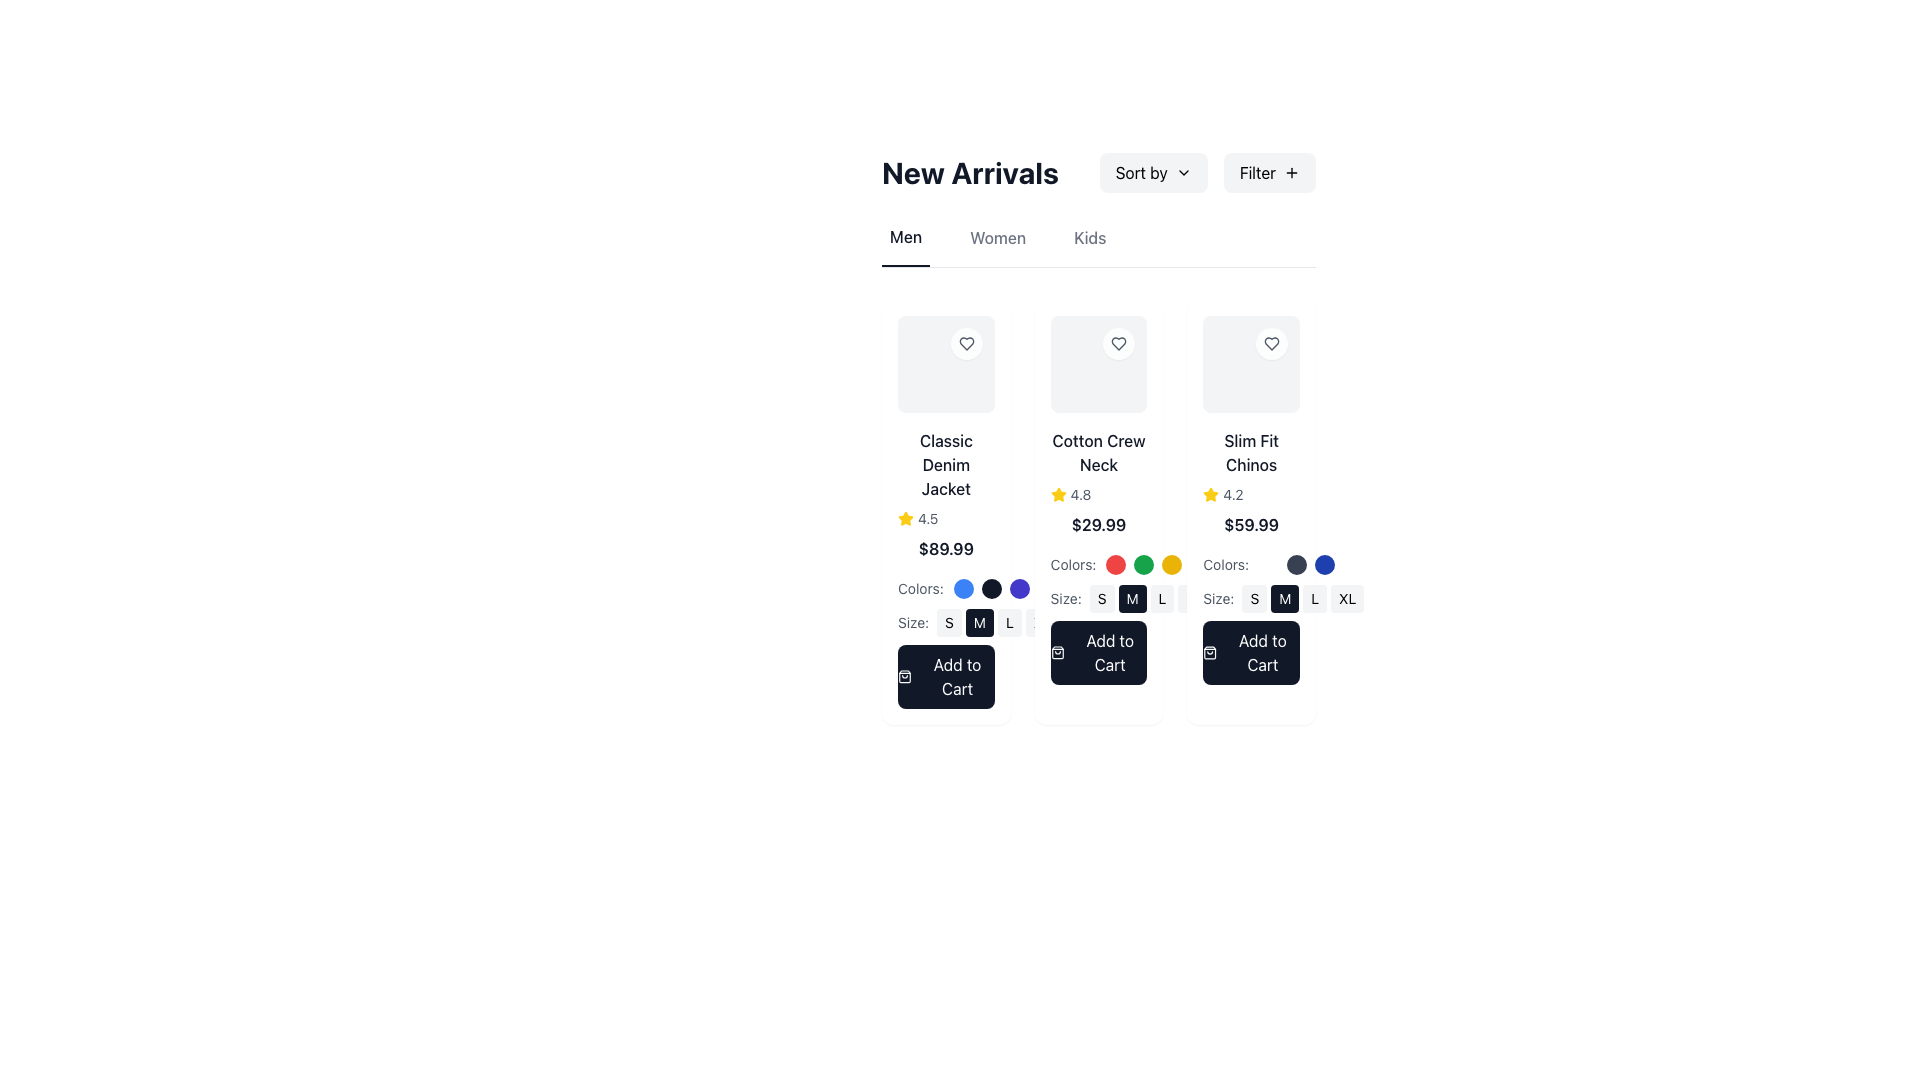 The height and width of the screenshot is (1080, 1920). What do you see at coordinates (945, 568) in the screenshot?
I see `the color swatch in the Product Detail Card for the 'Classic Denim Jacket'` at bounding box center [945, 568].